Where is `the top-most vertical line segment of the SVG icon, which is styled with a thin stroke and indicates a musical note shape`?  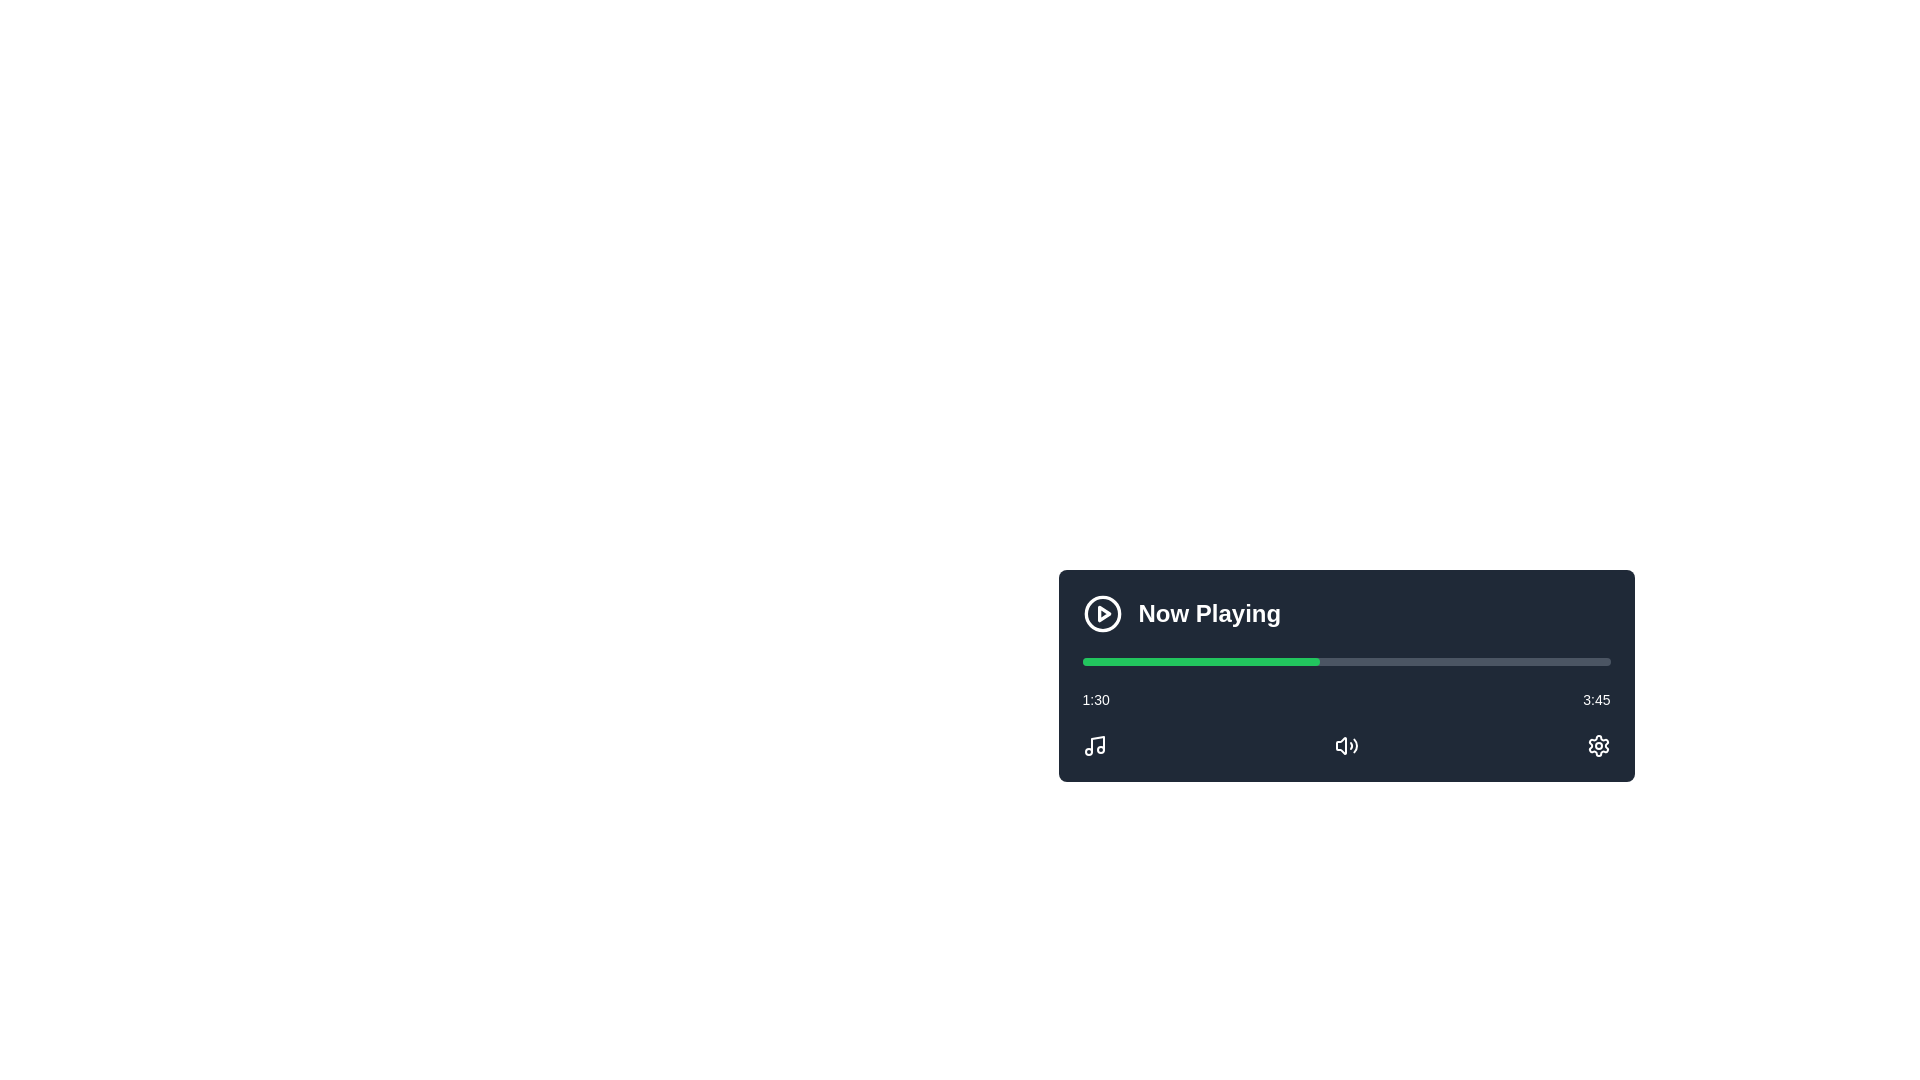
the top-most vertical line segment of the SVG icon, which is styled with a thin stroke and indicates a musical note shape is located at coordinates (1096, 744).